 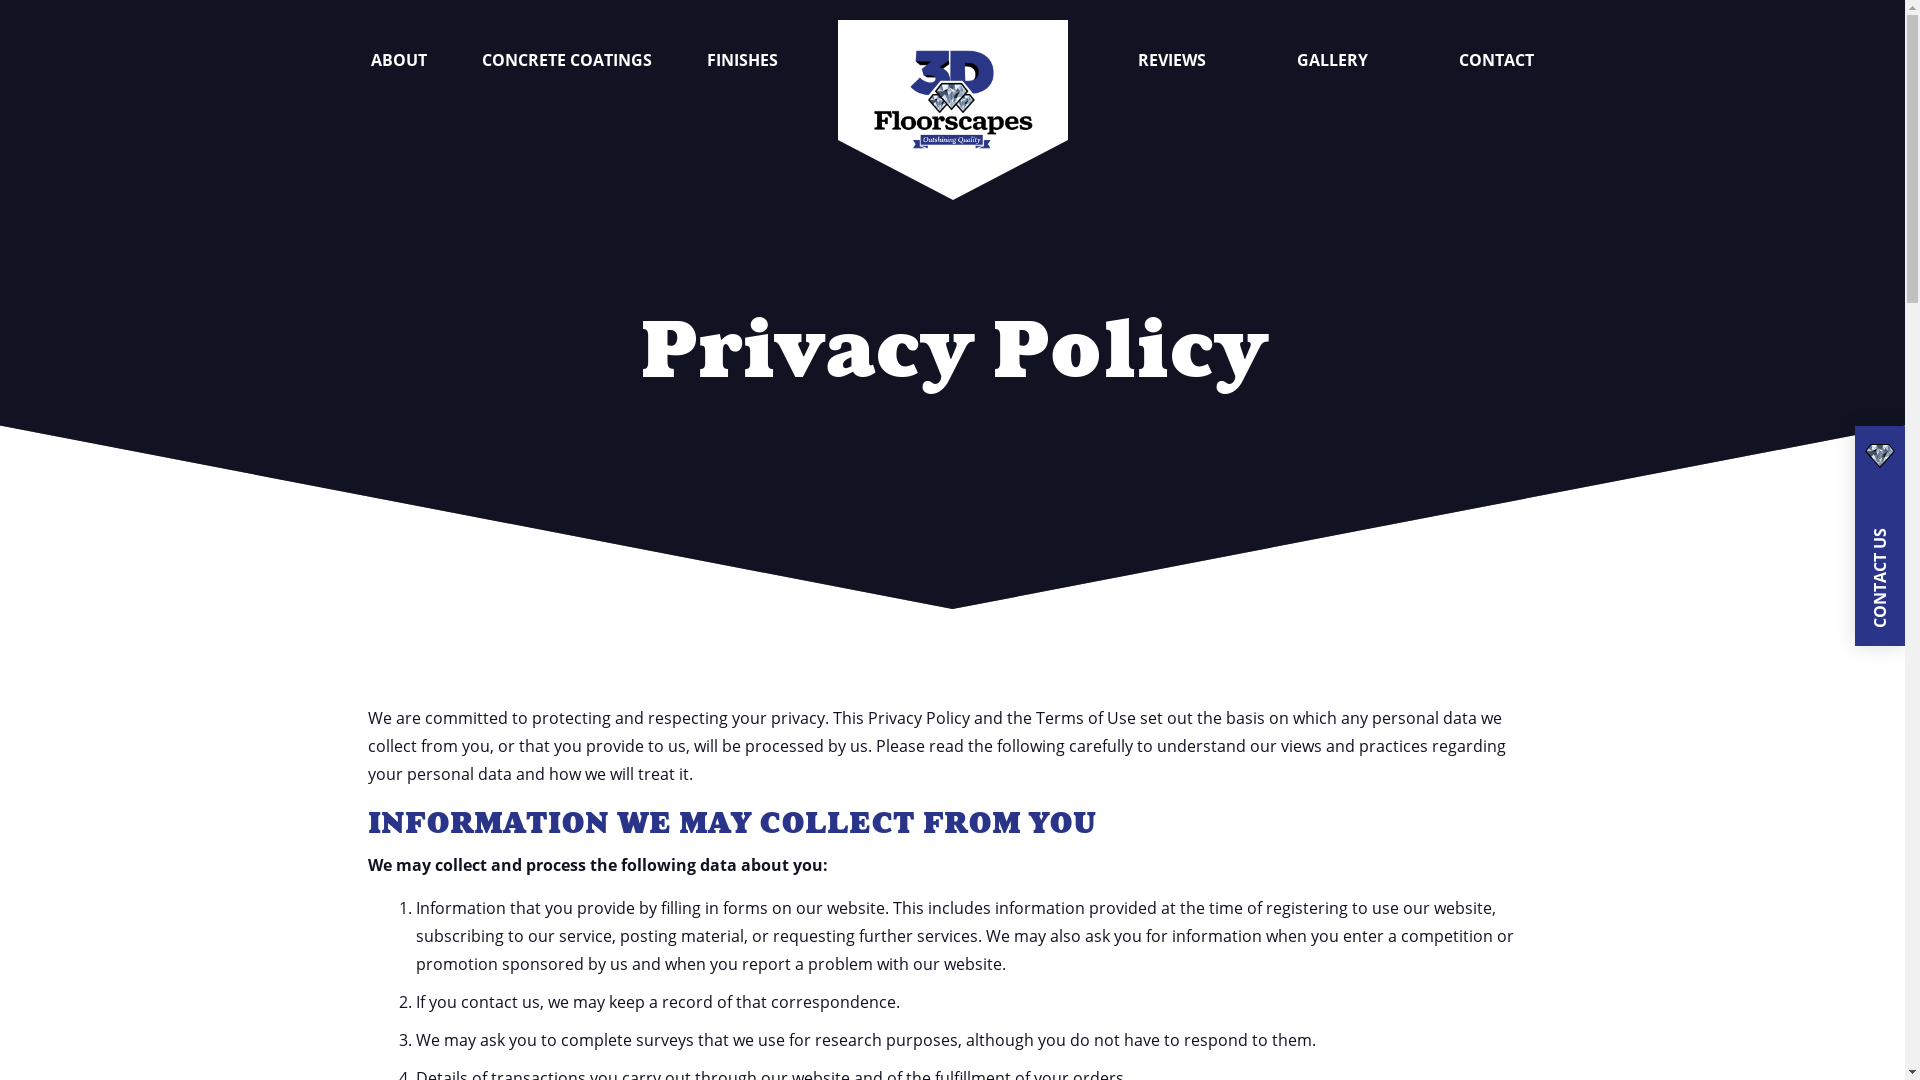 I want to click on 'REVIEWS', so click(x=1171, y=59).